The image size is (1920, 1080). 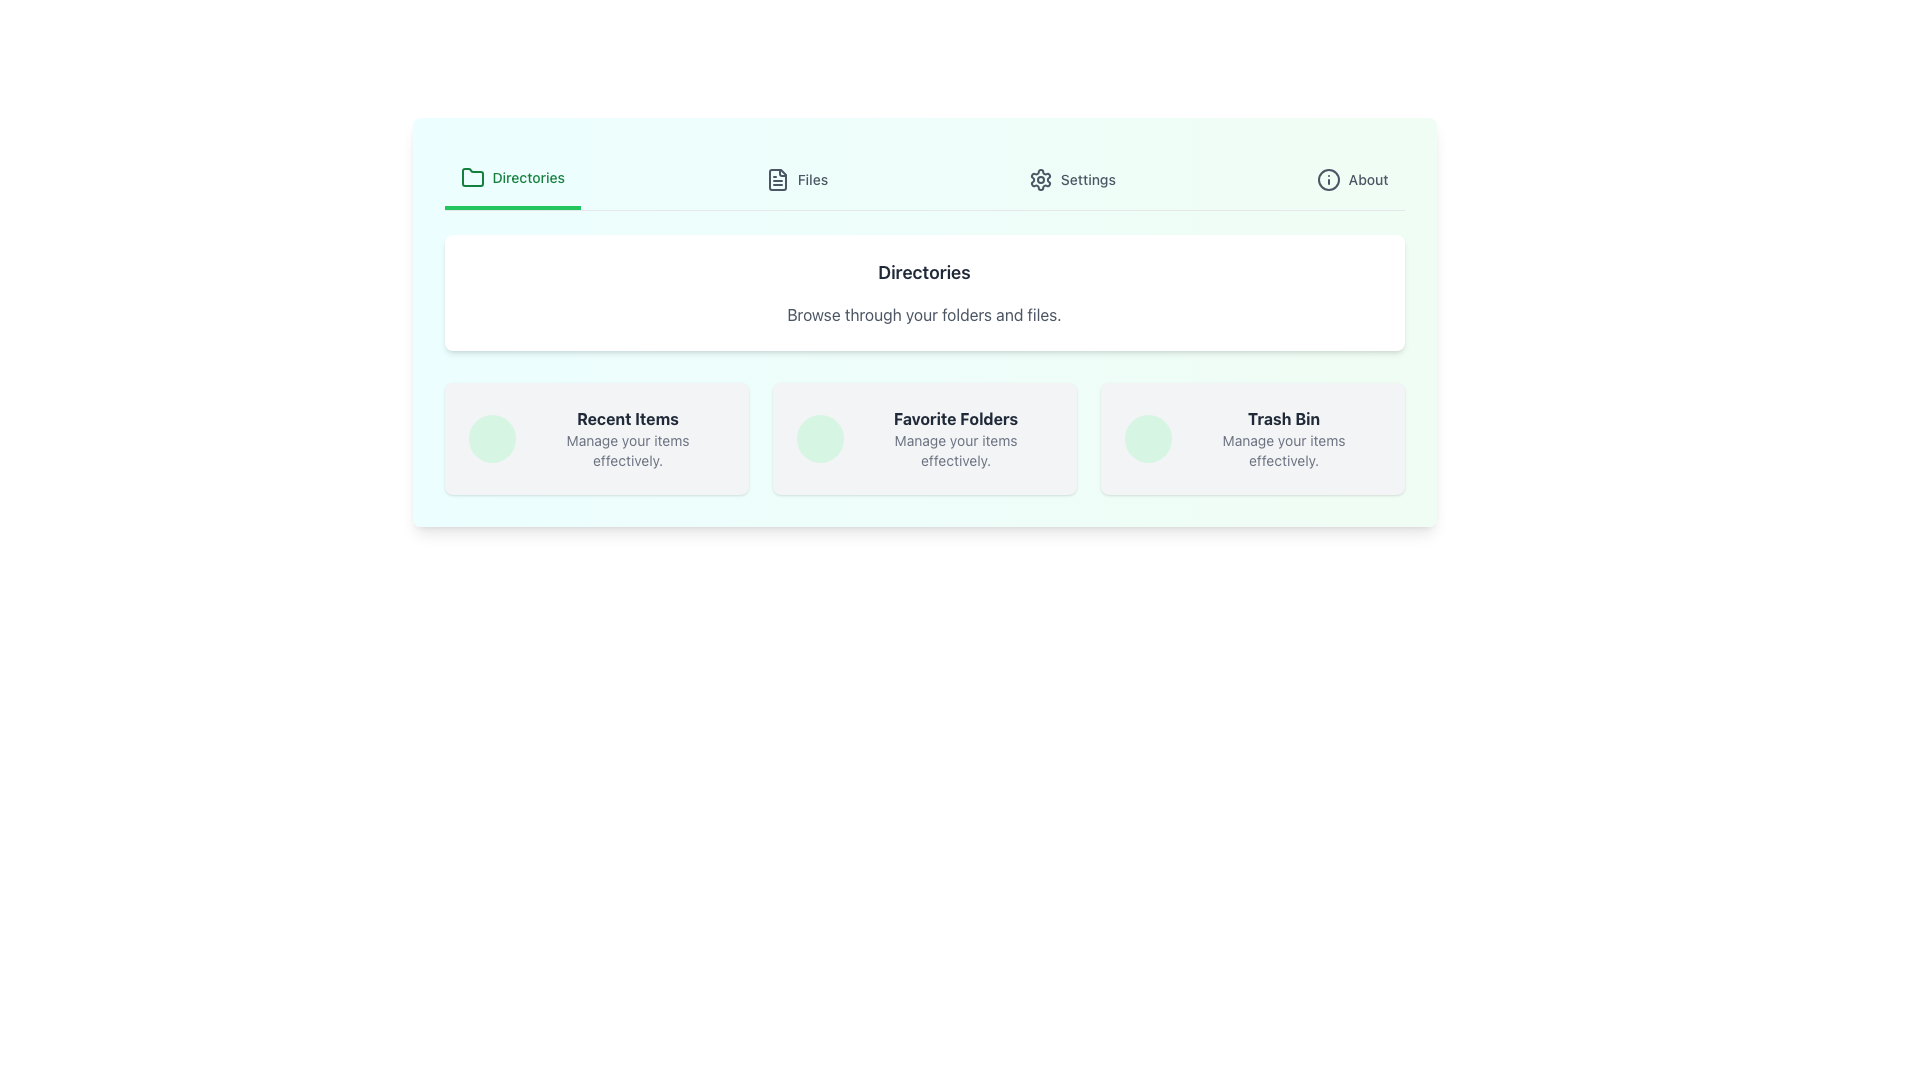 What do you see at coordinates (1284, 418) in the screenshot?
I see `text from the Trash Bin section label, which is the rightmost item in the top-level navigation section below the main directory header` at bounding box center [1284, 418].